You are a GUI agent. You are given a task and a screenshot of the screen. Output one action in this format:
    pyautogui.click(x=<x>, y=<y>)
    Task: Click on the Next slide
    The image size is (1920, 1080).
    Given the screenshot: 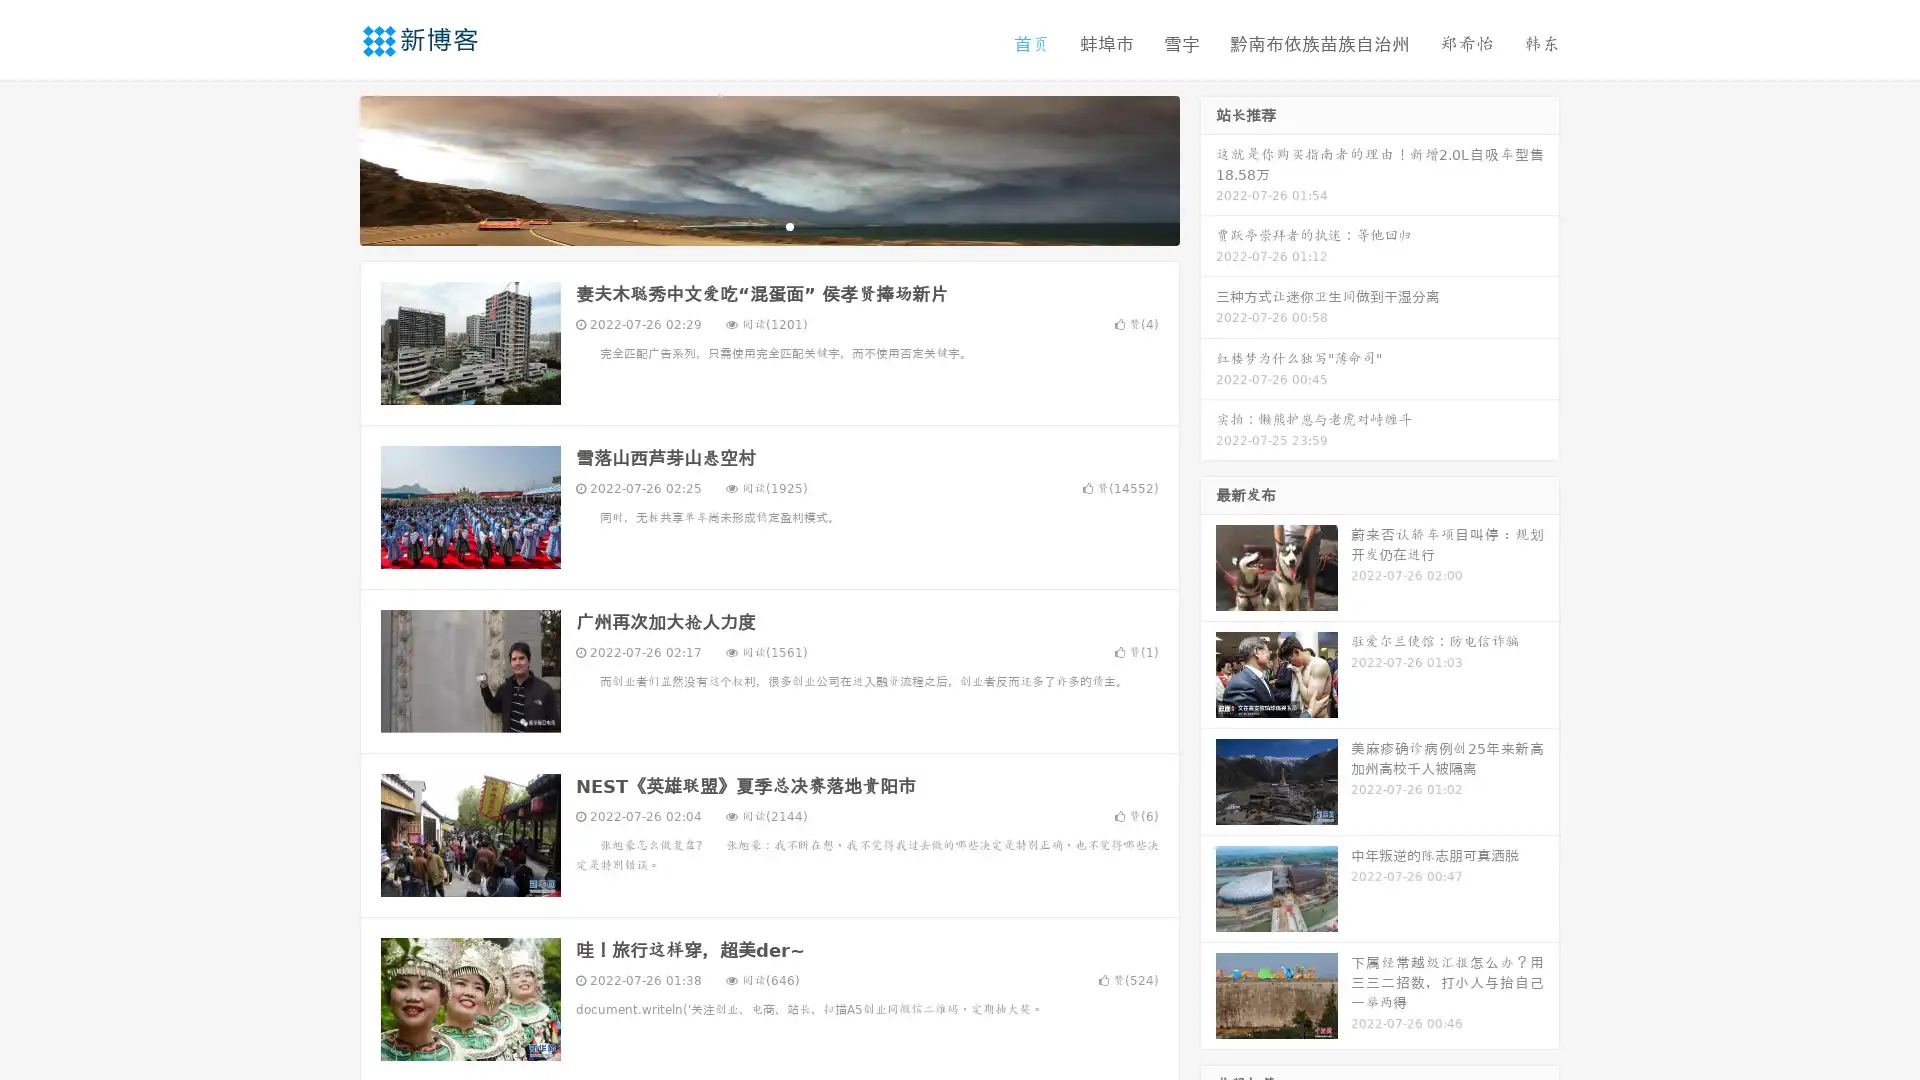 What is the action you would take?
    pyautogui.click(x=1208, y=168)
    